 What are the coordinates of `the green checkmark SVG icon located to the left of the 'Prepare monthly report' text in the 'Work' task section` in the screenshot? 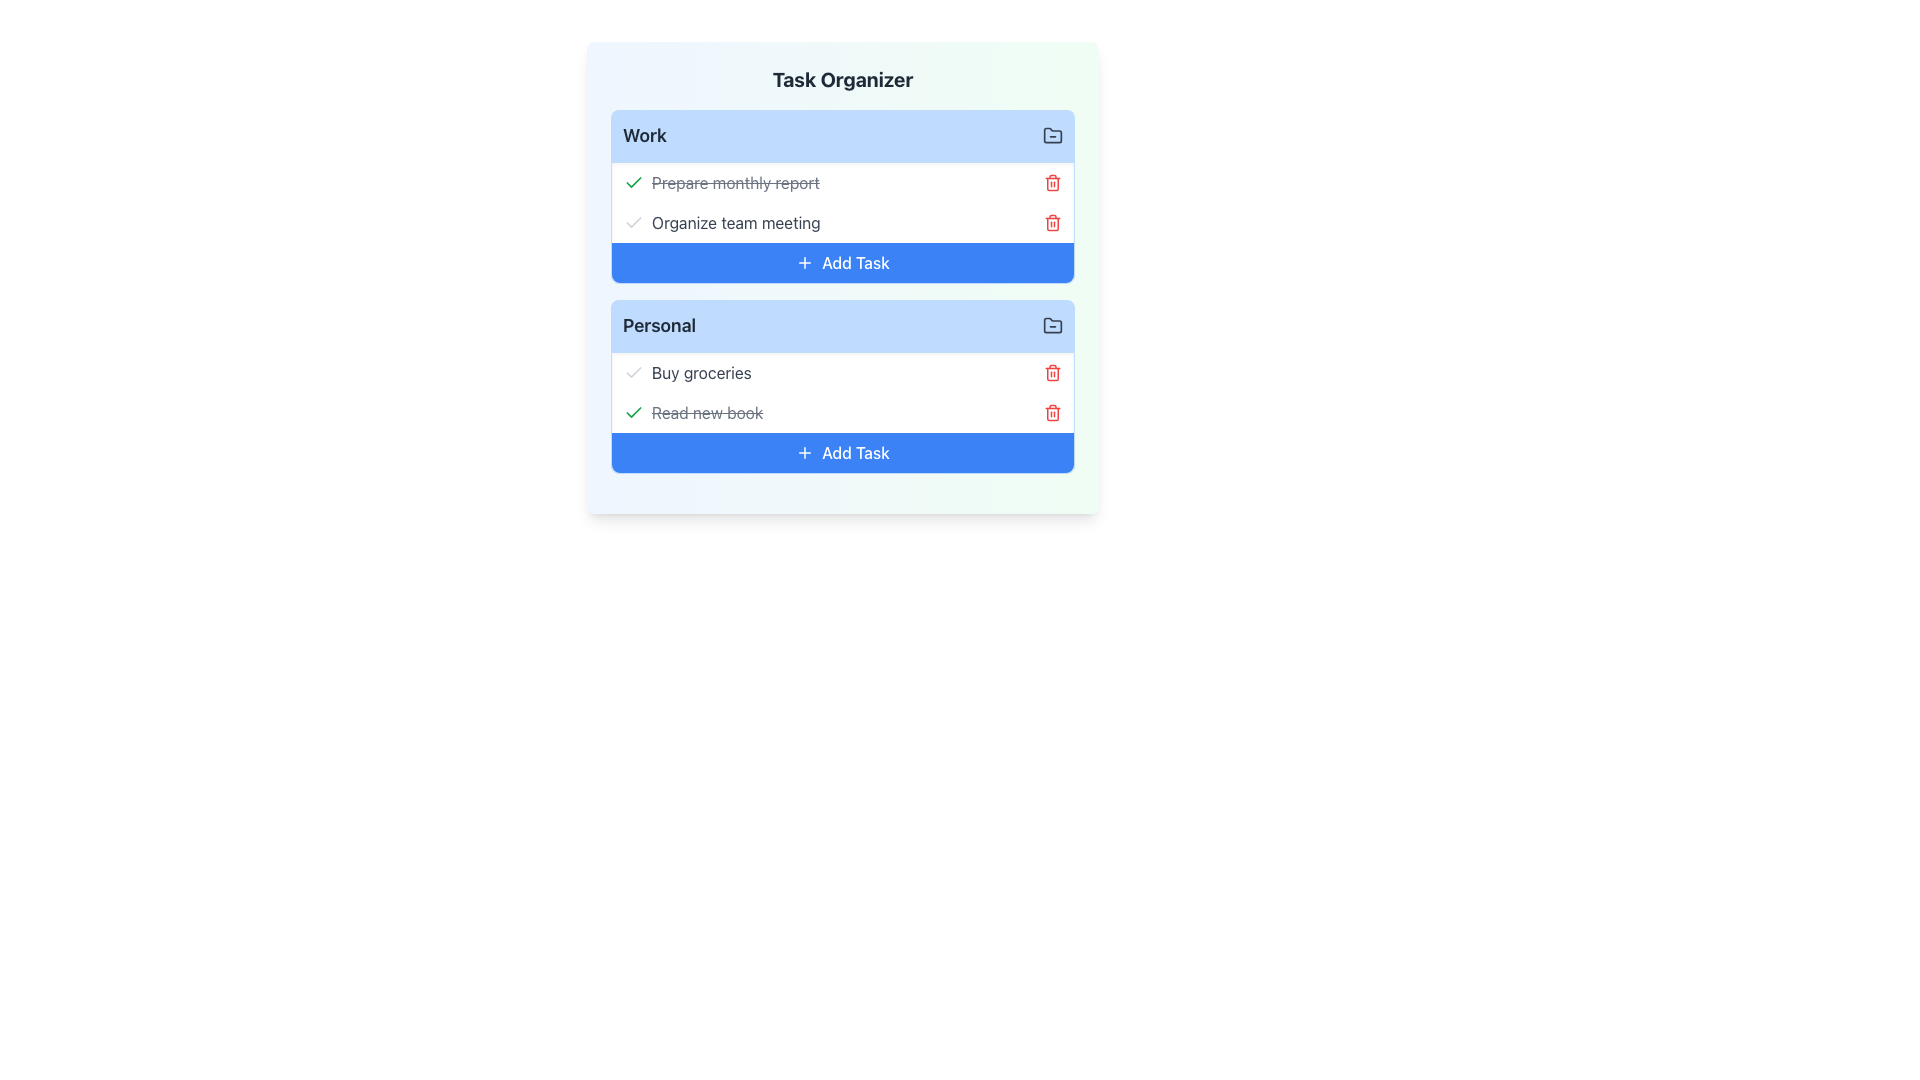 It's located at (632, 411).